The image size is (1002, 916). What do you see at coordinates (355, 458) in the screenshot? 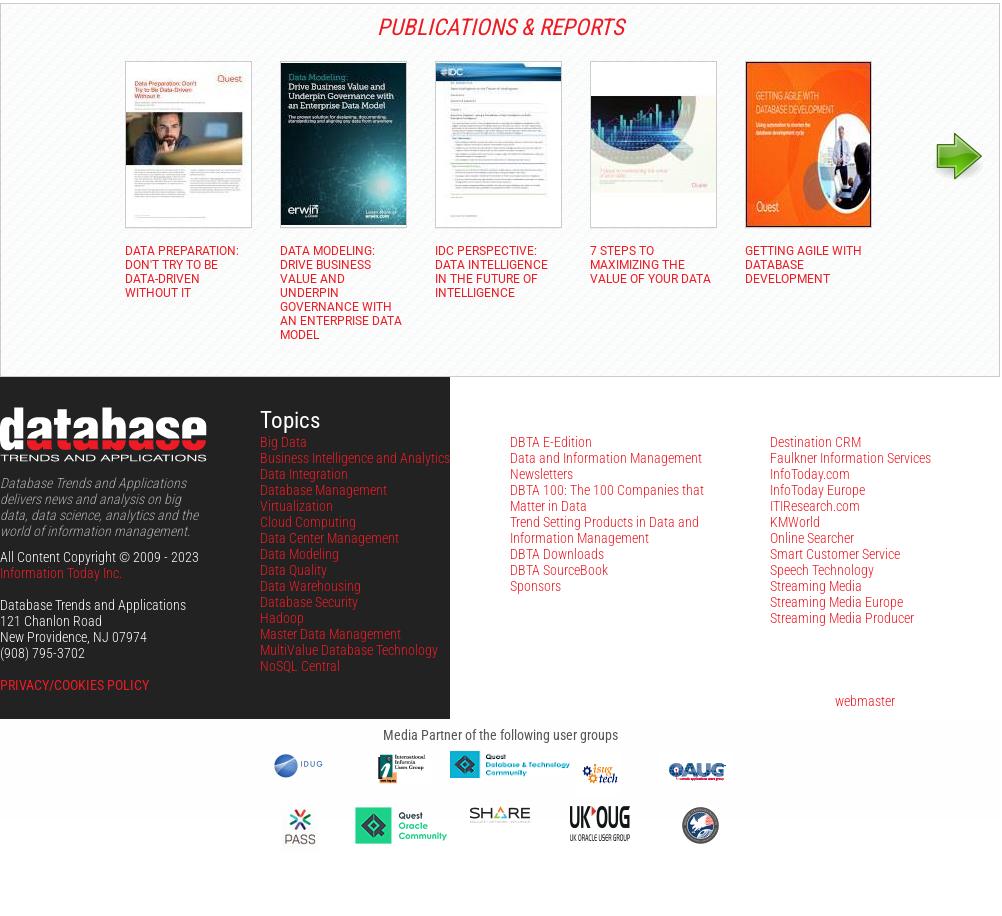
I see `'Business Intelligence and Analytics'` at bounding box center [355, 458].